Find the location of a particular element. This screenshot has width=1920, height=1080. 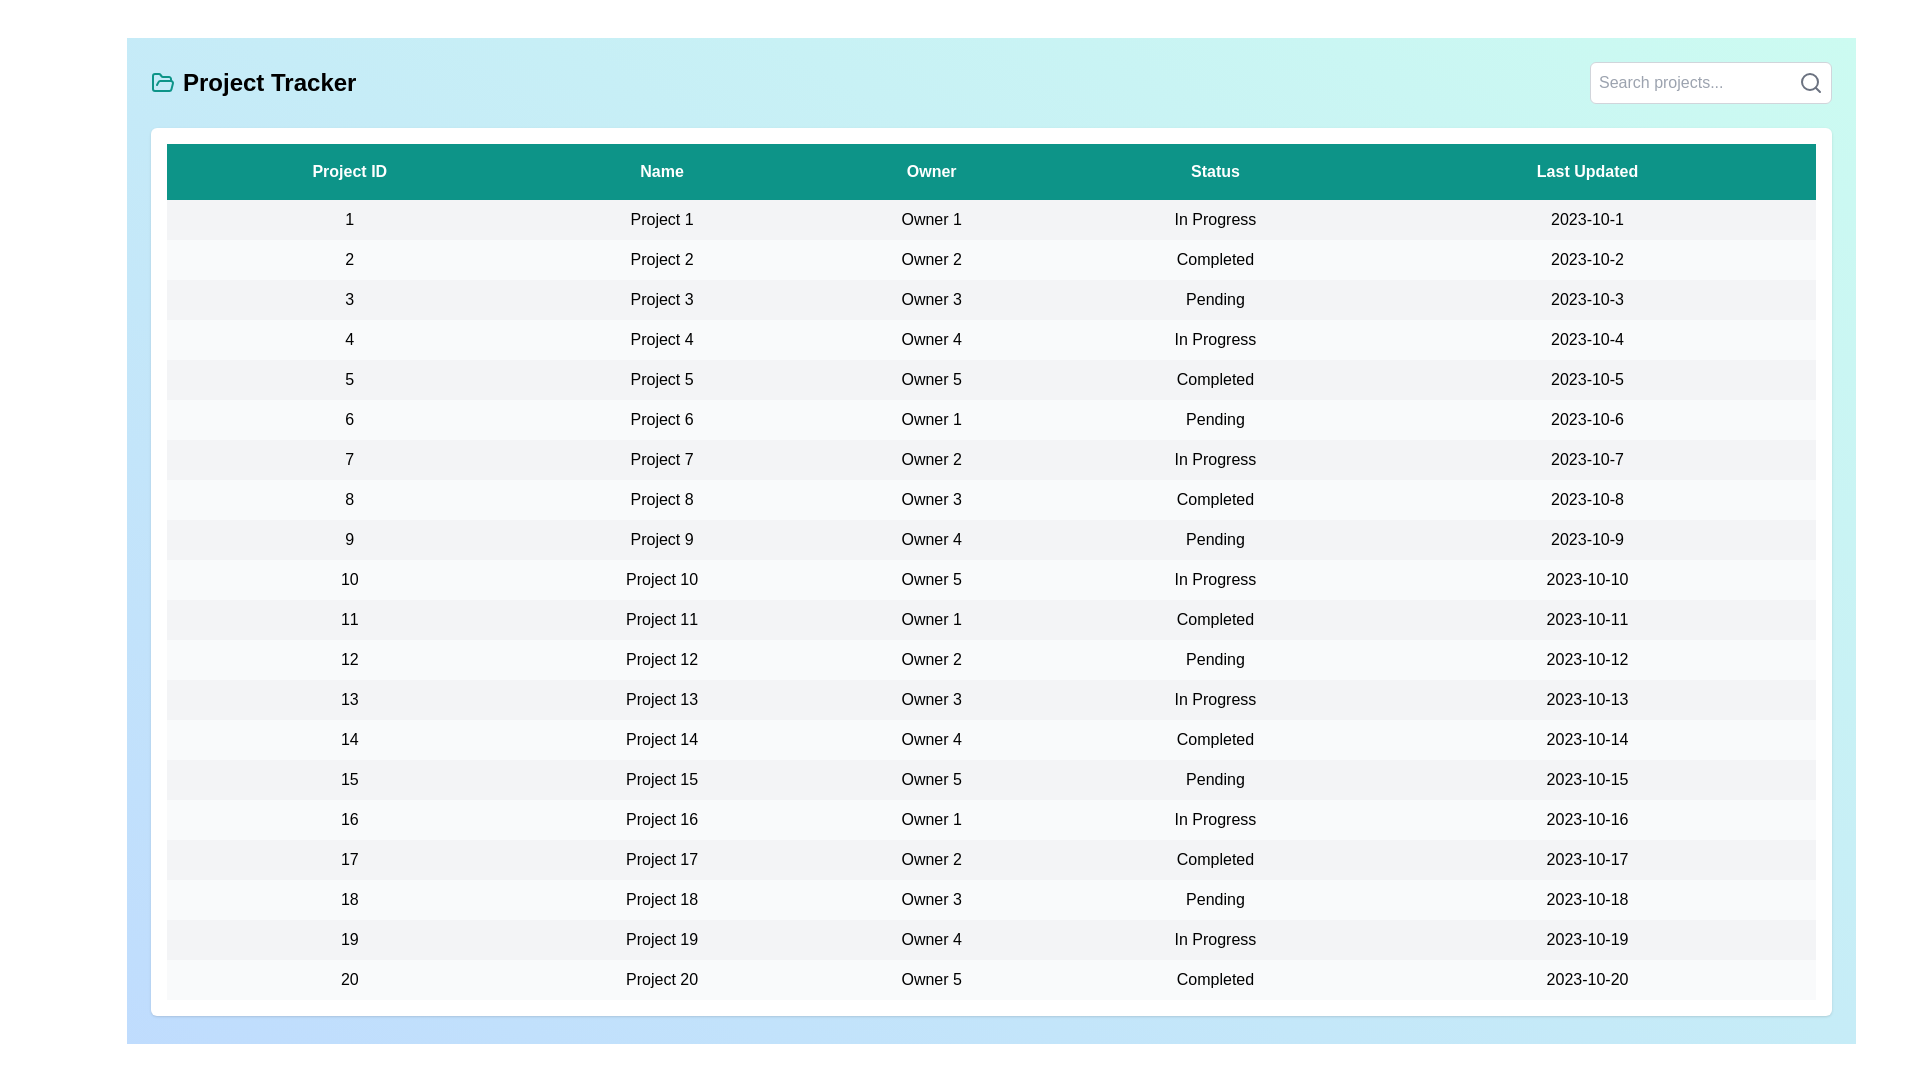

the column header Last Updated to sort the table by that column is located at coordinates (1586, 171).